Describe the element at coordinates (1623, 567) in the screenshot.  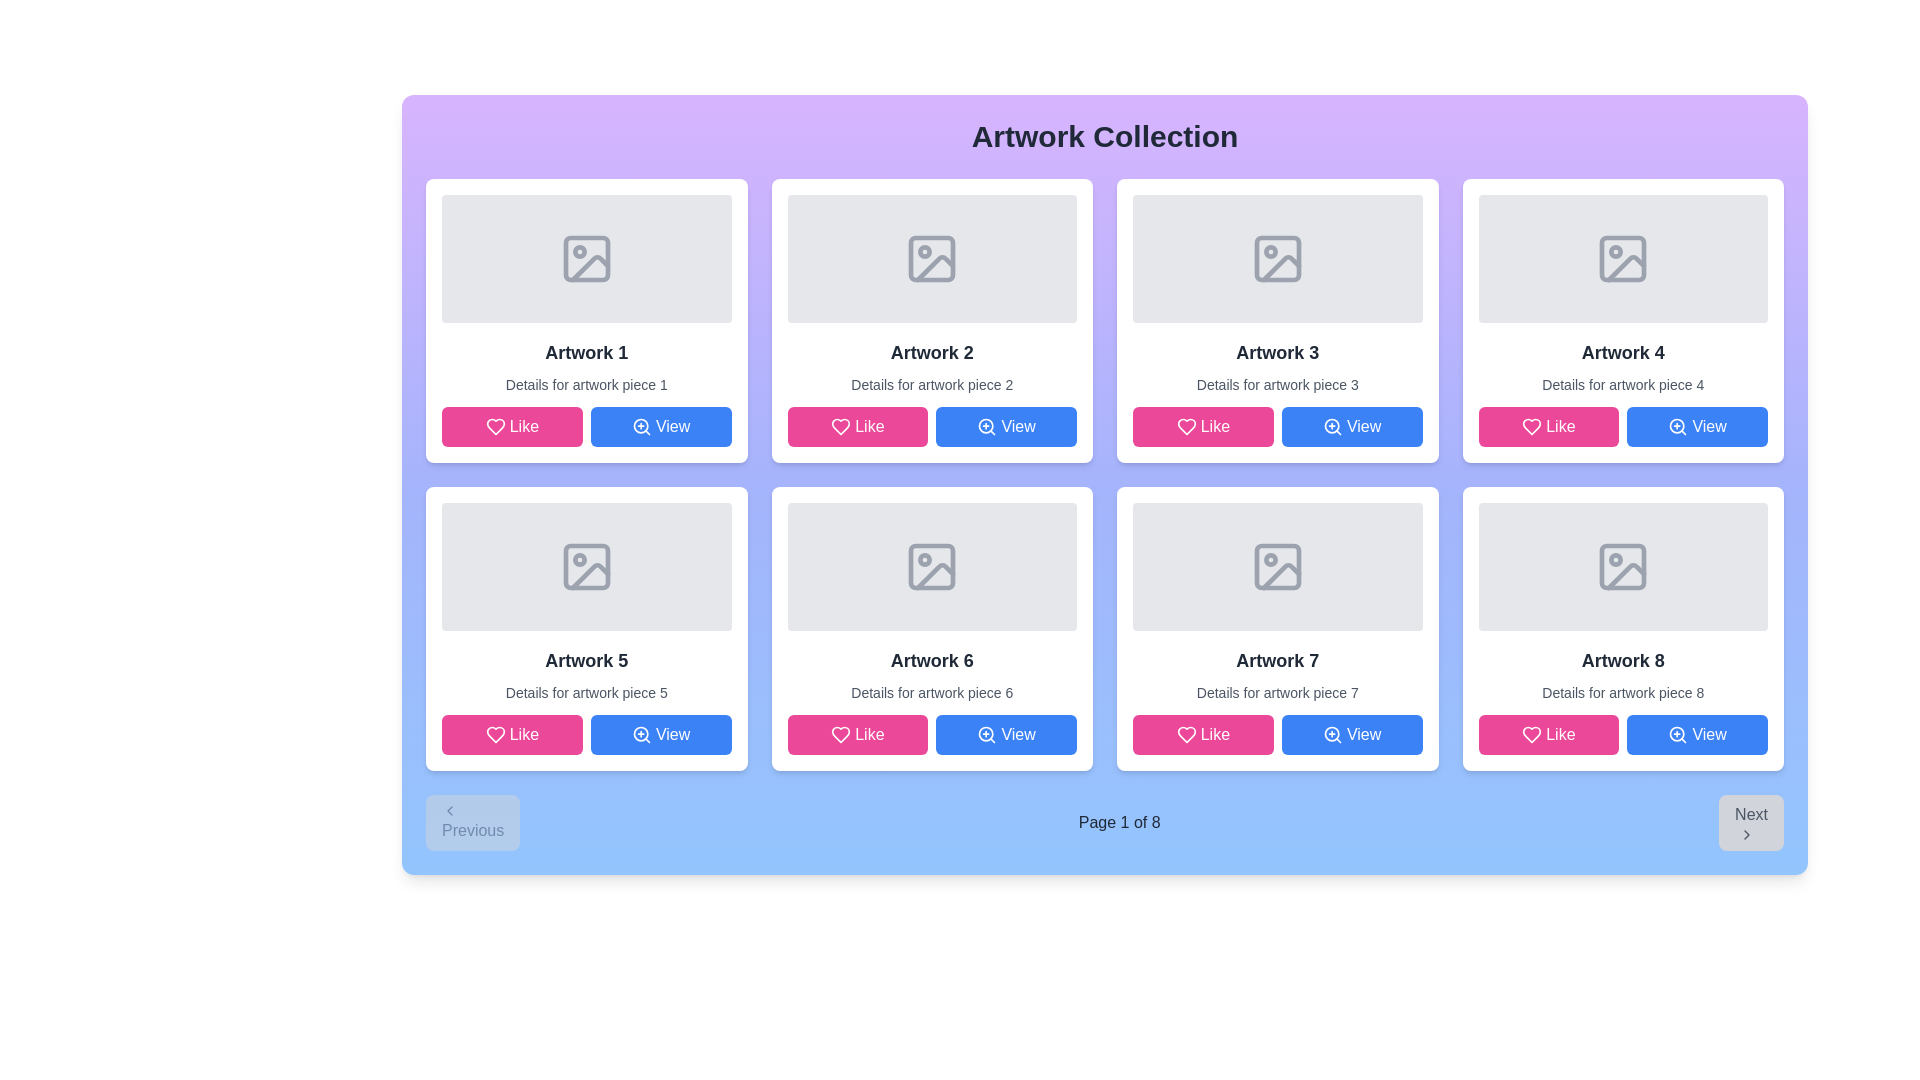
I see `the SVG rectangle element that represents a decorative part of the image icon placeholder, located centrally within the fourth image placeholder in the second row of the artwork grid` at that location.